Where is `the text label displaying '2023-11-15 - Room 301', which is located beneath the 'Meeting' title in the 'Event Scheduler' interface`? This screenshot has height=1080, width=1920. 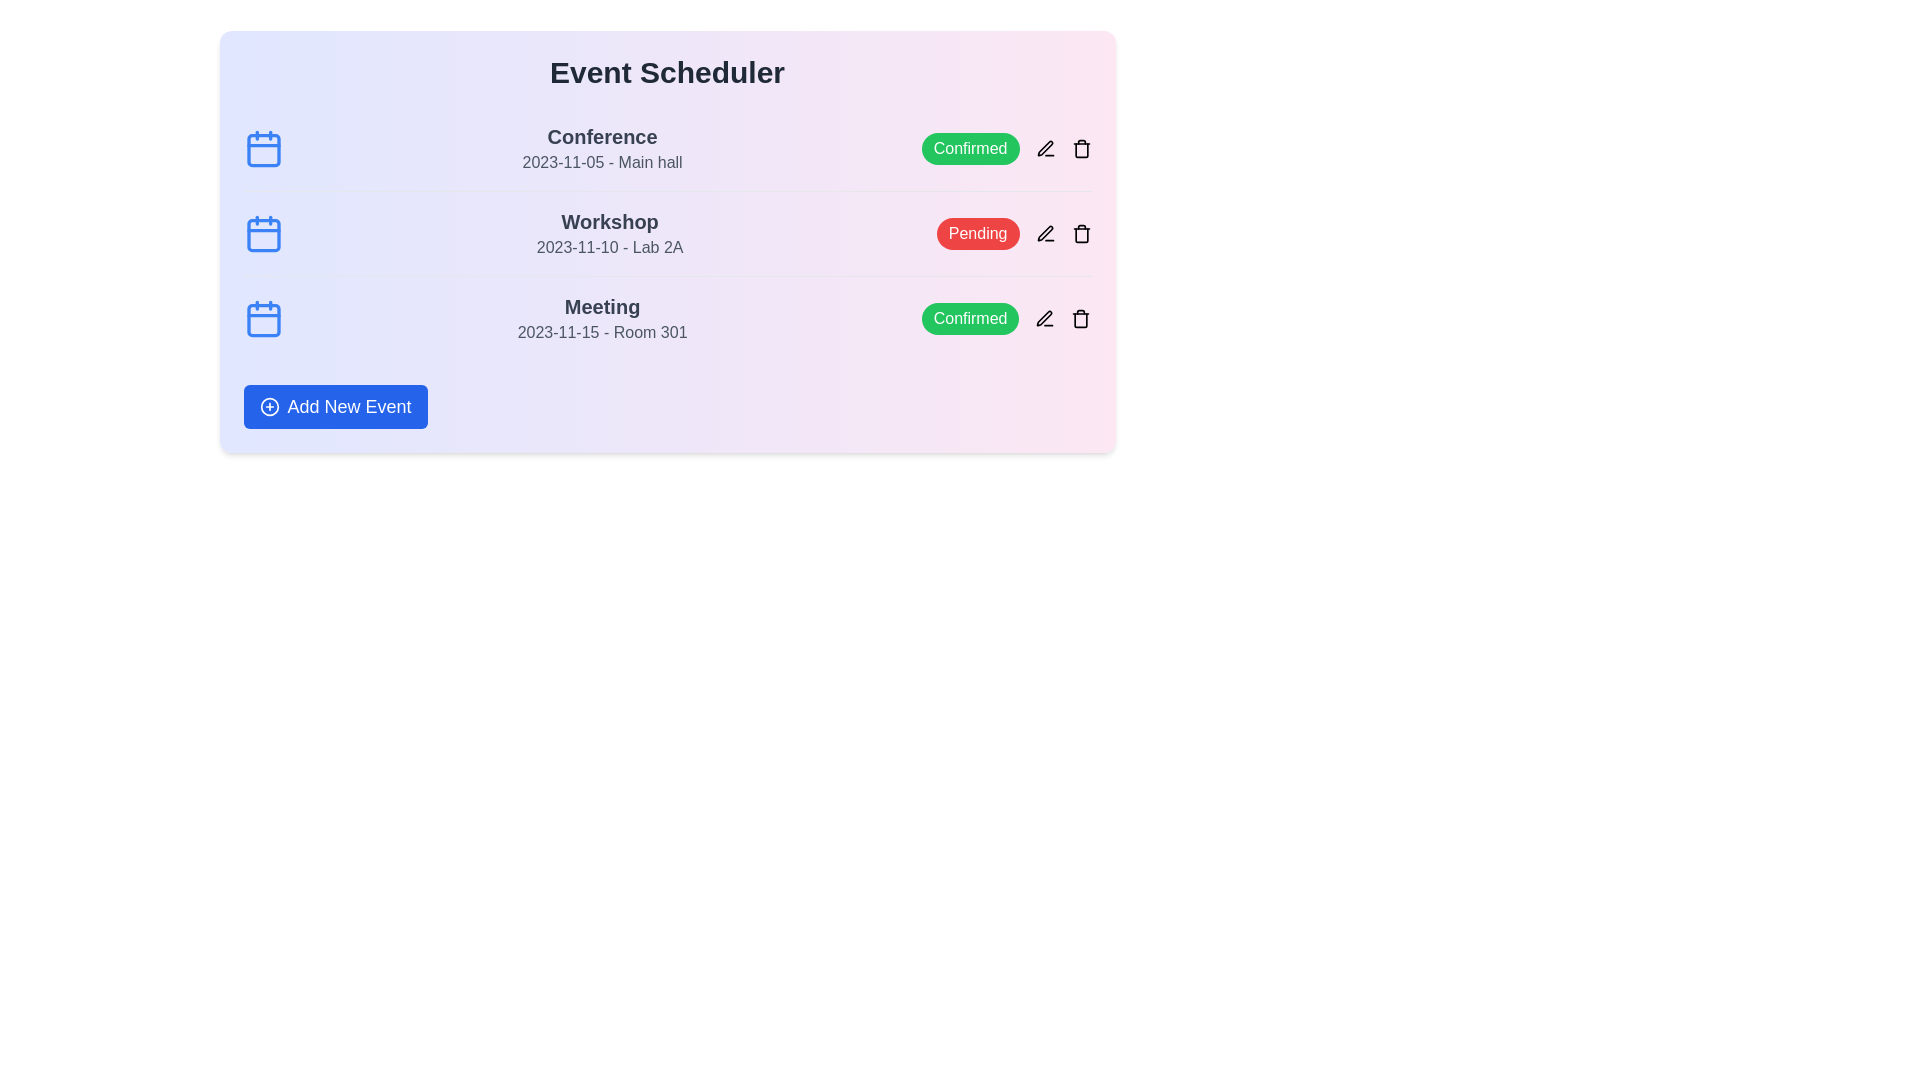 the text label displaying '2023-11-15 - Room 301', which is located beneath the 'Meeting' title in the 'Event Scheduler' interface is located at coordinates (601, 331).